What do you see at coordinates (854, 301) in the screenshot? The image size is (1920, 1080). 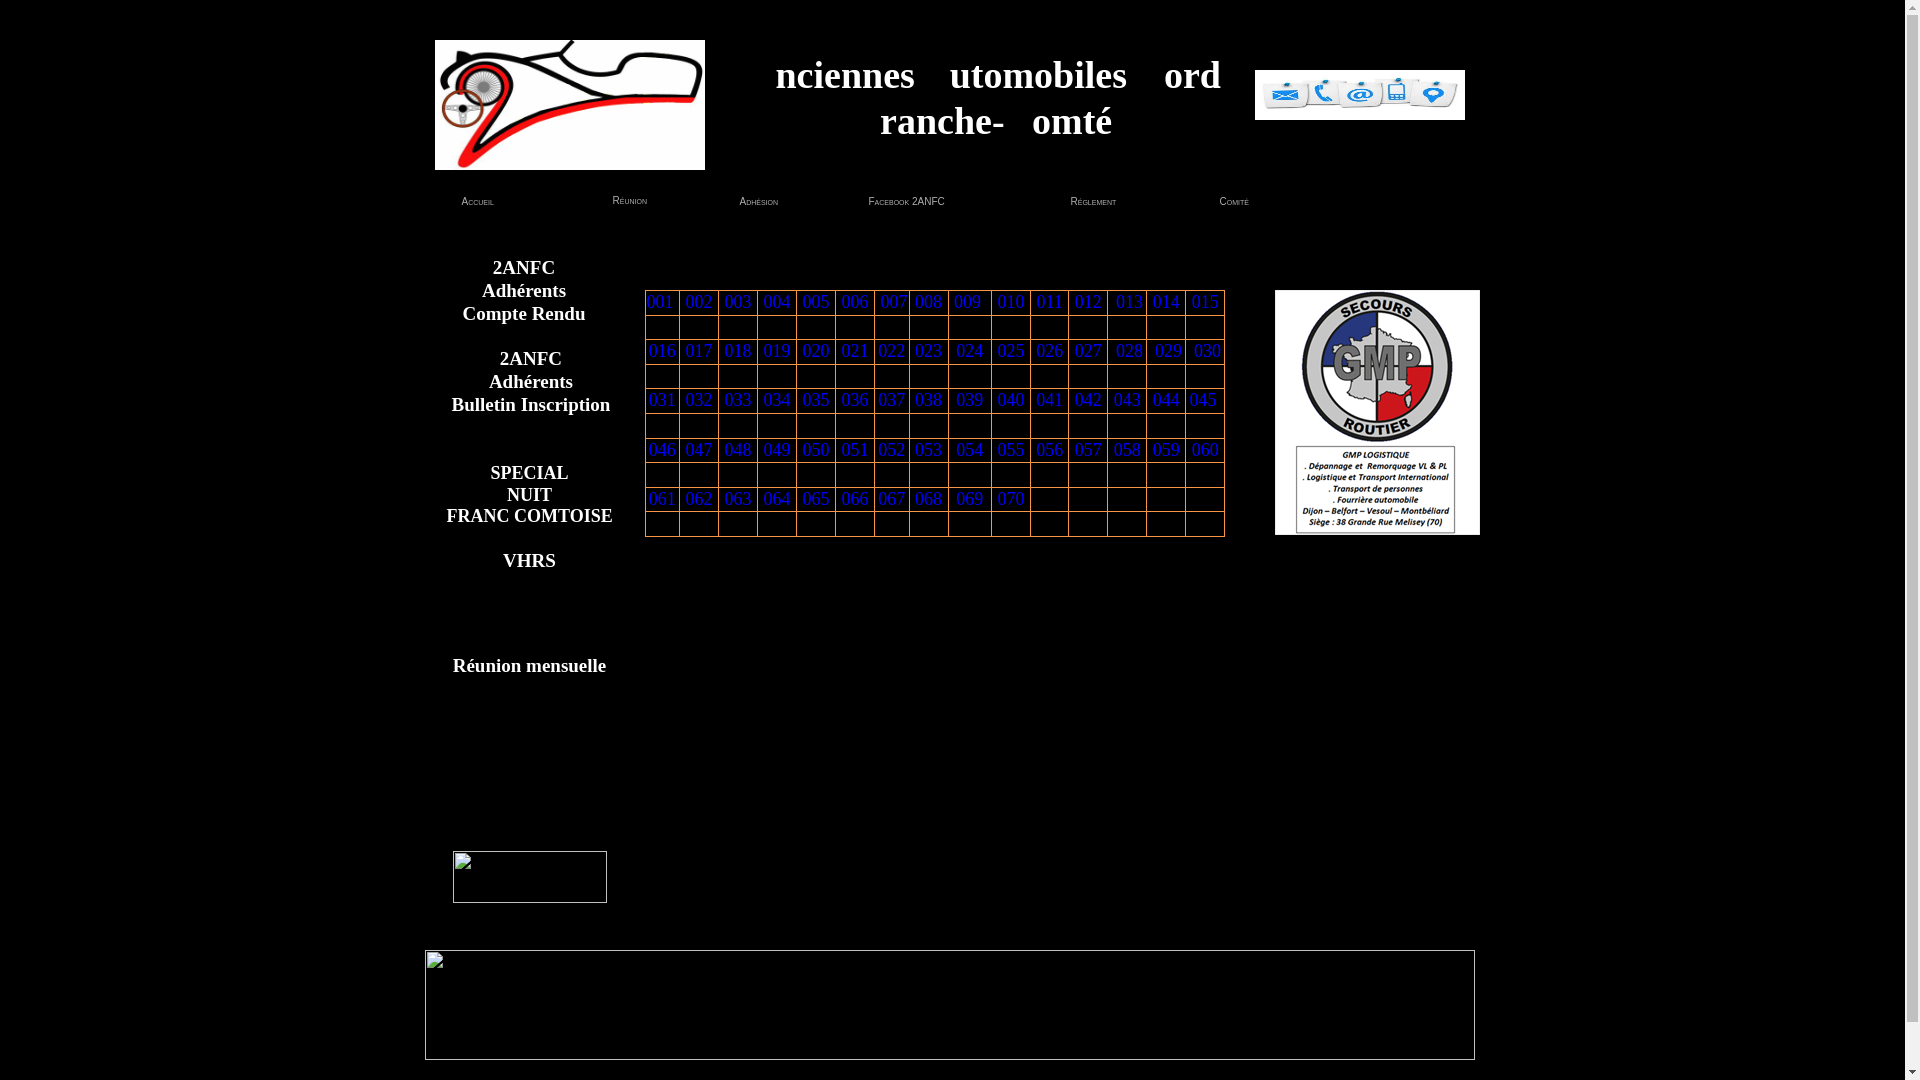 I see `' 006 '` at bounding box center [854, 301].